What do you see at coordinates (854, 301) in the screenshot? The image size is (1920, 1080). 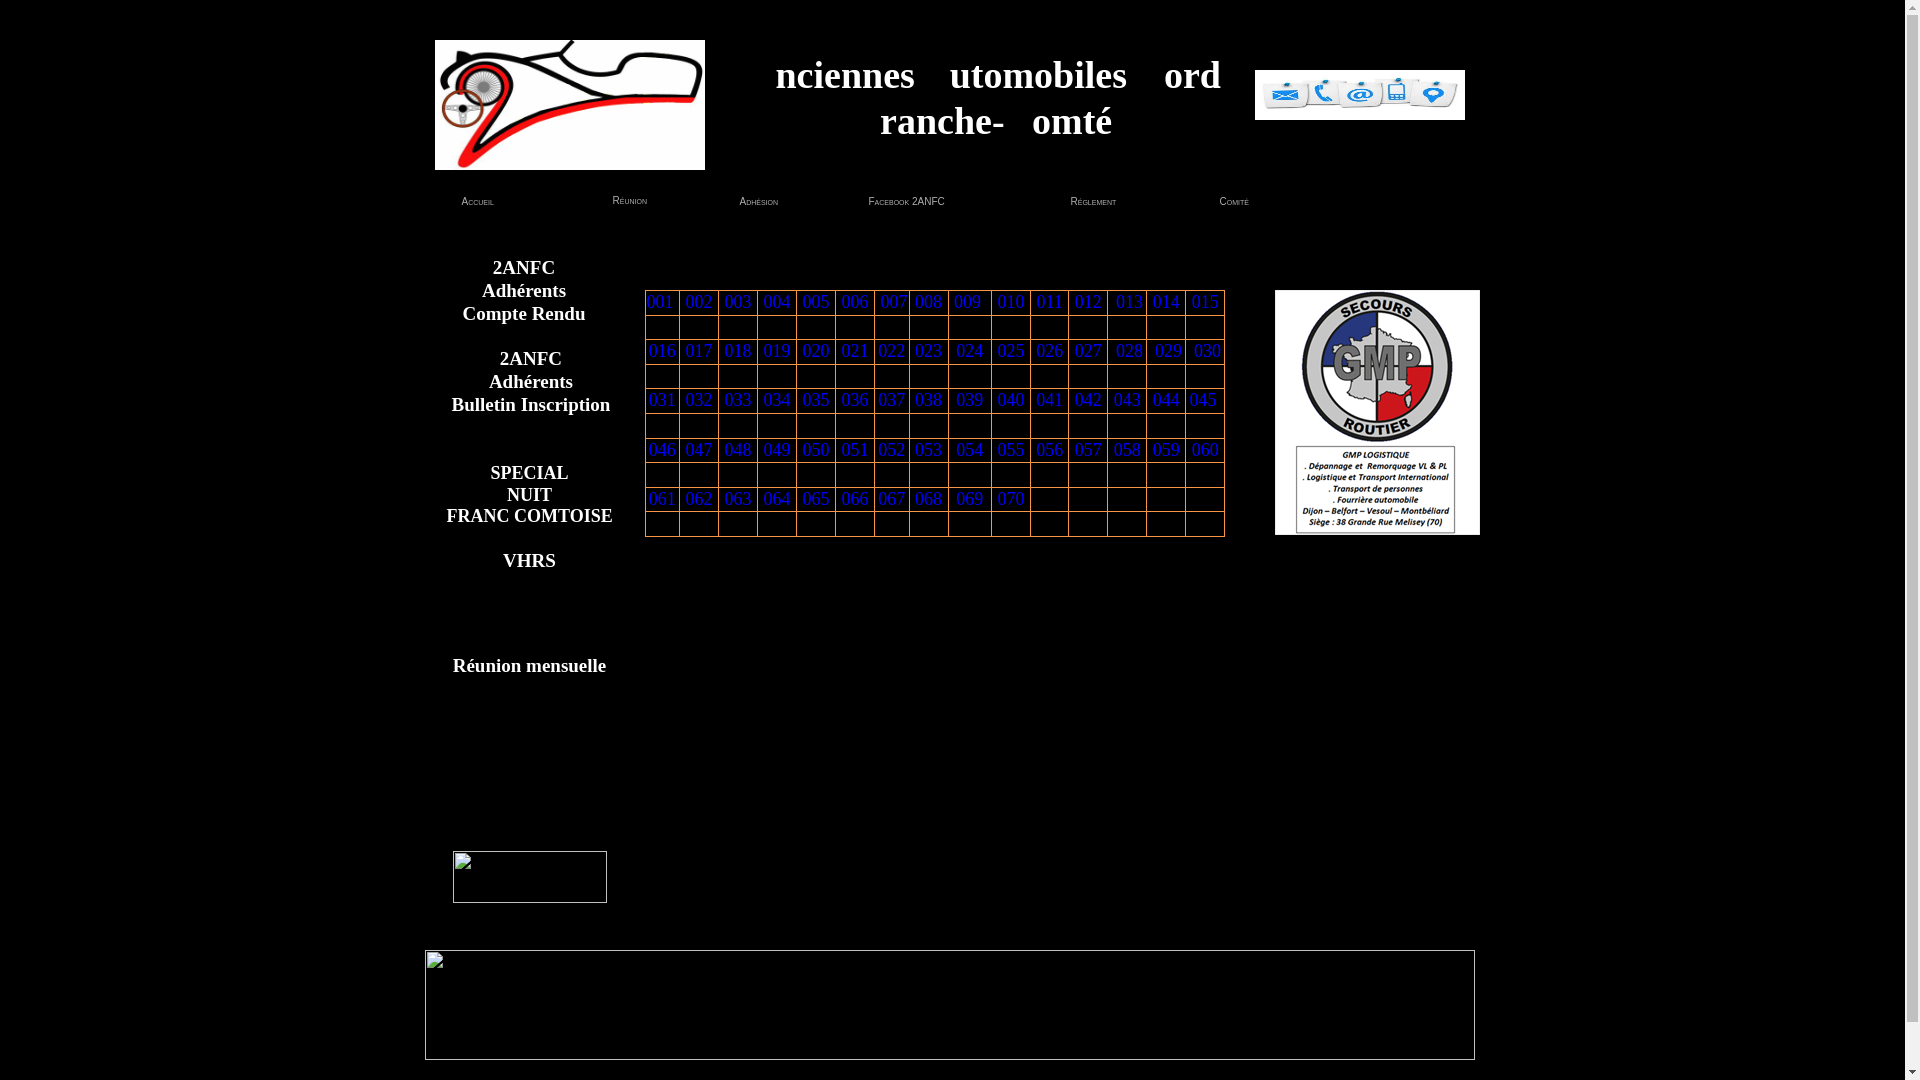 I see `' 006 '` at bounding box center [854, 301].